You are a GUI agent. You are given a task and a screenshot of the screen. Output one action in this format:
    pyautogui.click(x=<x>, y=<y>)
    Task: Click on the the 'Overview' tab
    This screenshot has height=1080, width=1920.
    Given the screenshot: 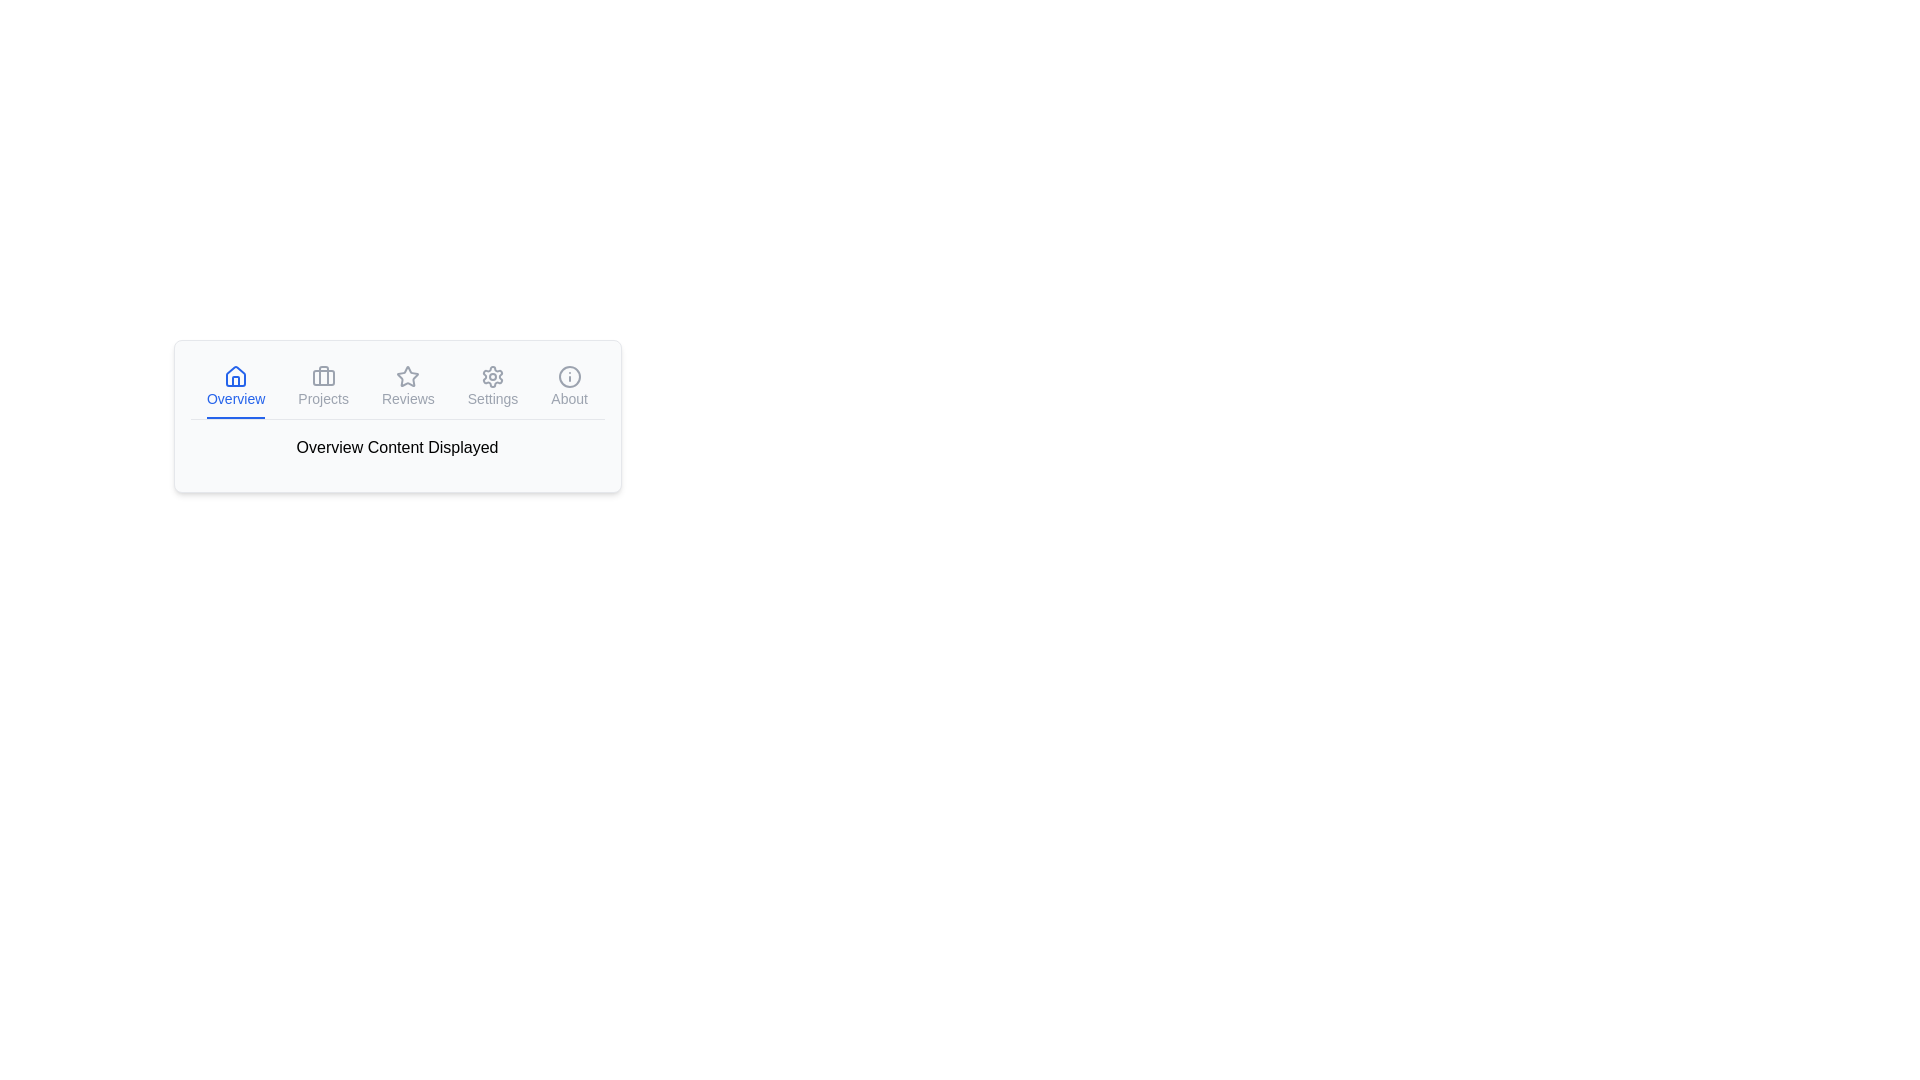 What is the action you would take?
    pyautogui.click(x=236, y=388)
    